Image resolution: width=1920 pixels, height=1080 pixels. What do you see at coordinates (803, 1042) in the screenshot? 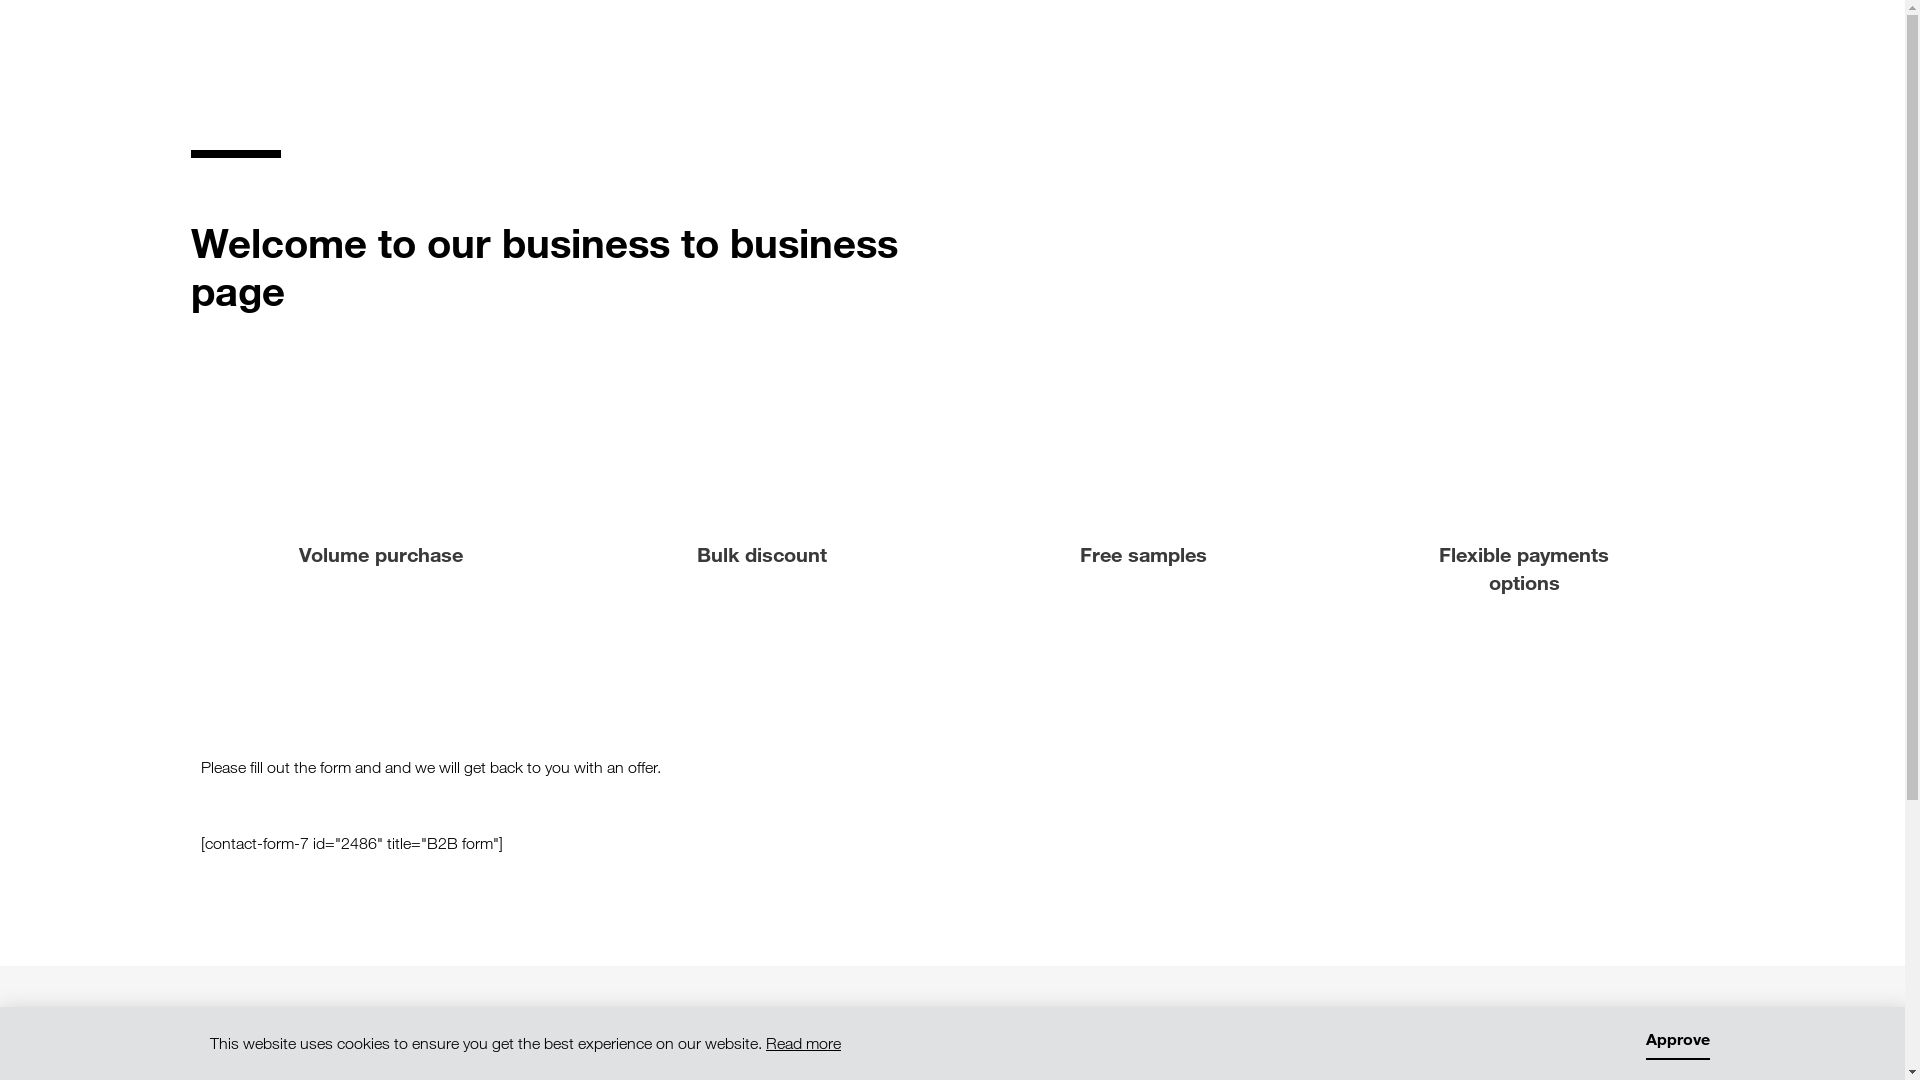
I see `'Read more'` at bounding box center [803, 1042].